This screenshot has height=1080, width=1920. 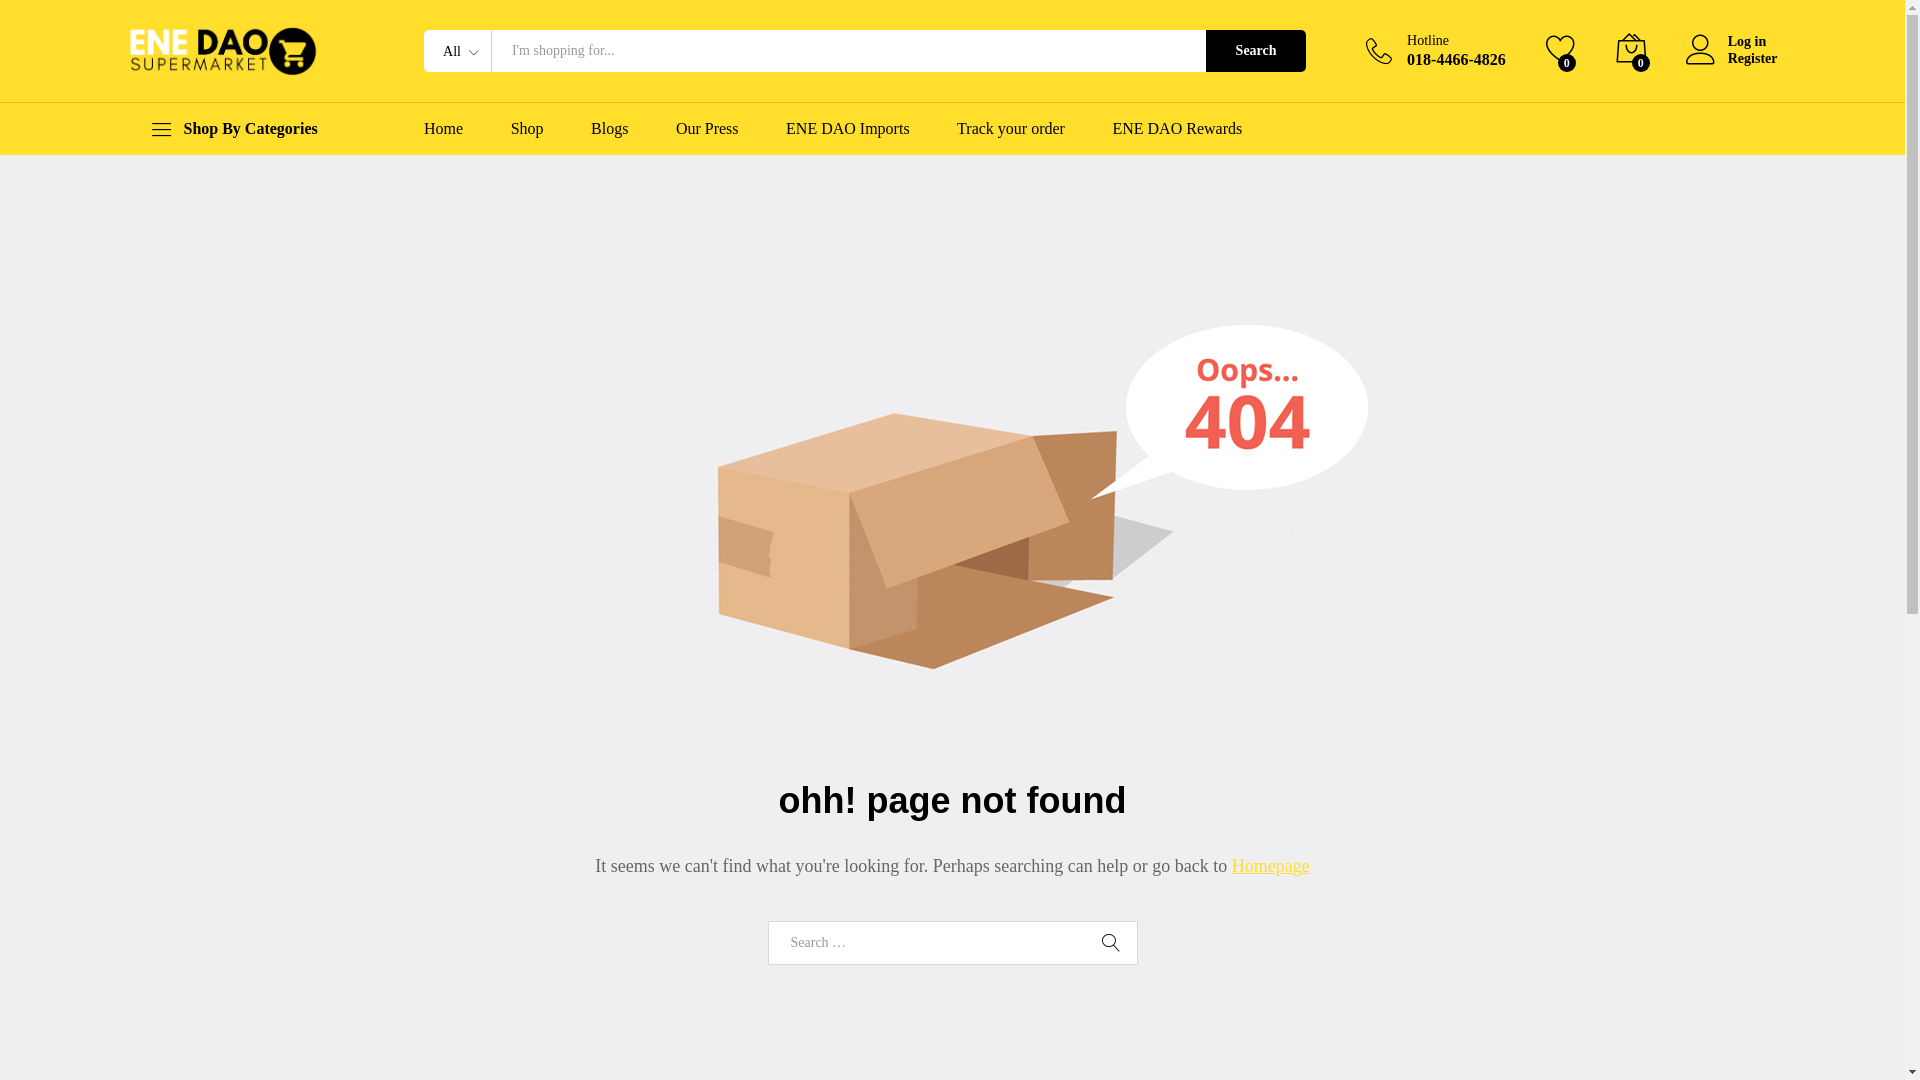 What do you see at coordinates (1176, 128) in the screenshot?
I see `'ENE DAO Rewards'` at bounding box center [1176, 128].